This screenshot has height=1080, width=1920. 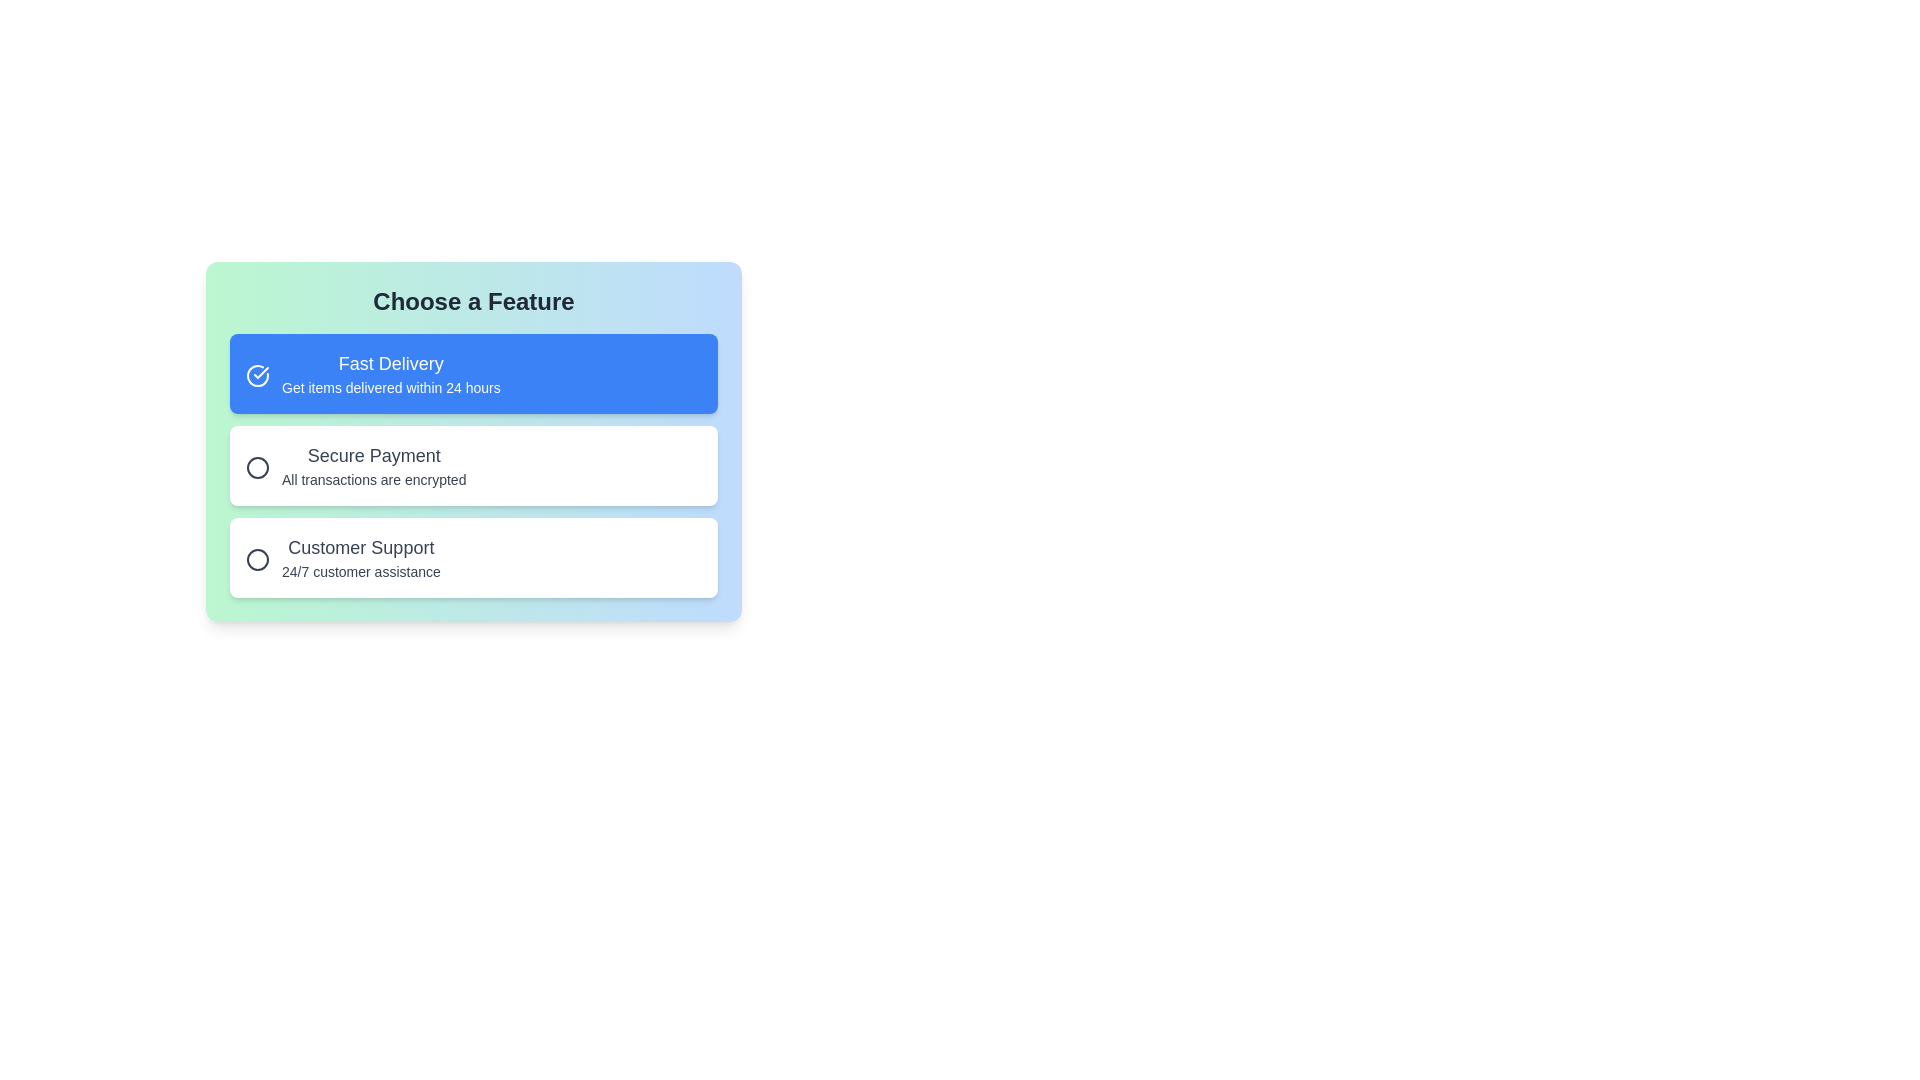 I want to click on header text which serves as the title for the content in the card-like UI component with a gradient background and rounded corners, positioned at the top and centered horizontally, so click(x=473, y=301).